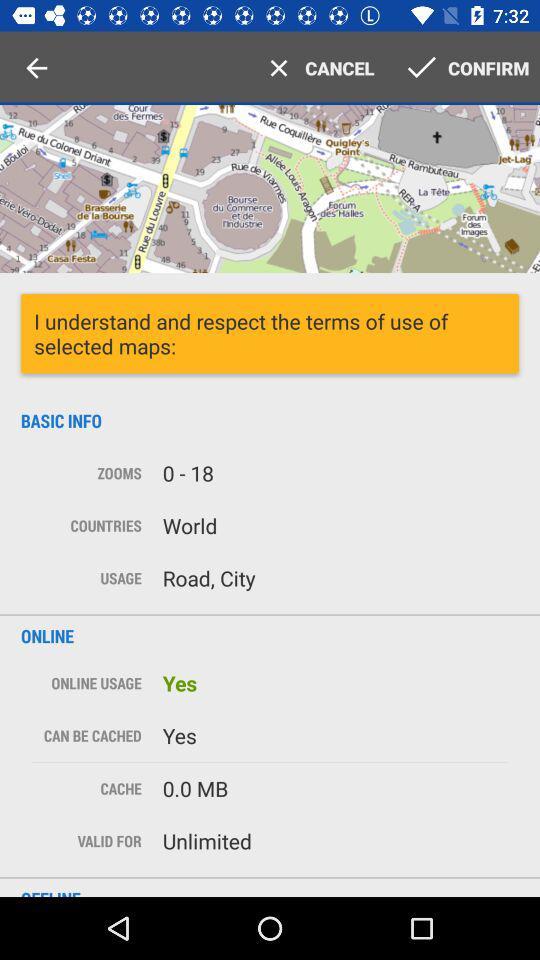 This screenshot has height=960, width=540. Describe the element at coordinates (462, 68) in the screenshot. I see `the tab on the right side of text cancel` at that location.